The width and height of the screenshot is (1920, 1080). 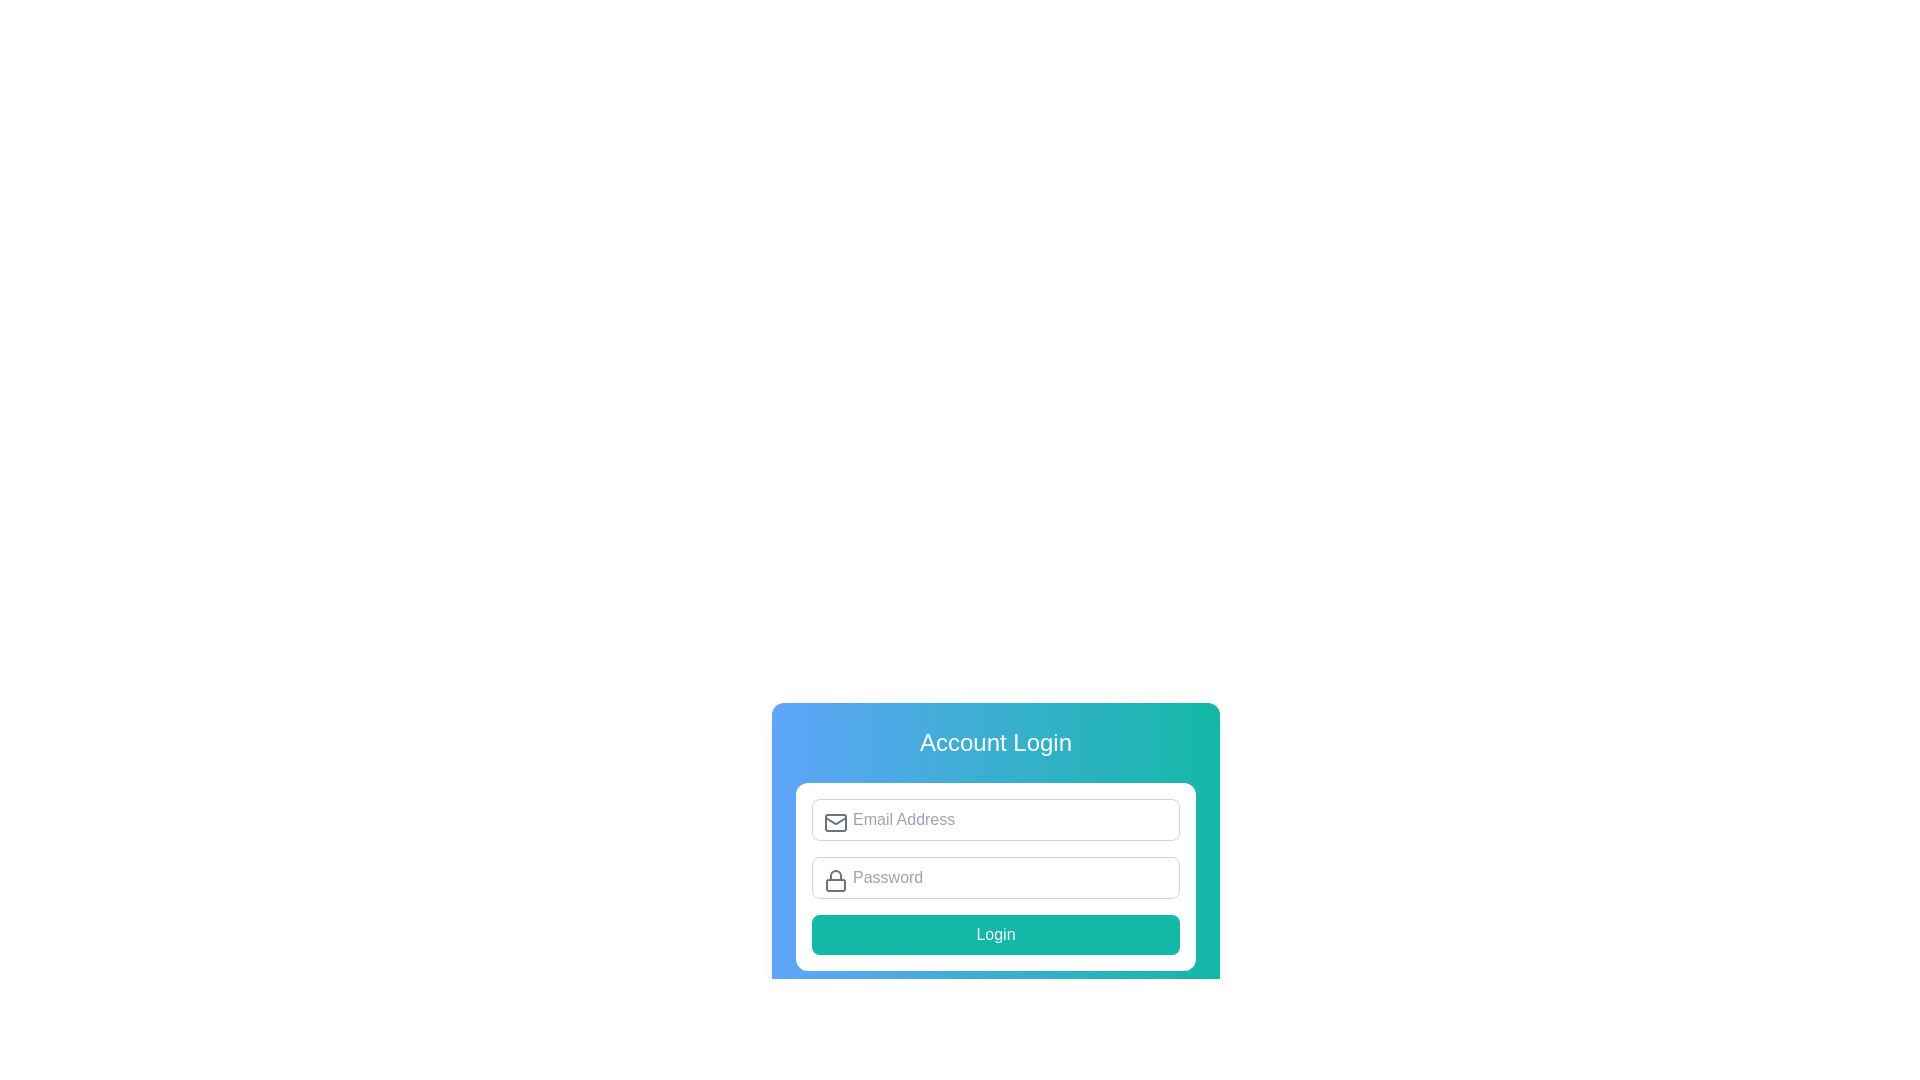 What do you see at coordinates (996, 743) in the screenshot?
I see `the text label displaying 'Account Login' in white color against a gradient blue to teal background` at bounding box center [996, 743].